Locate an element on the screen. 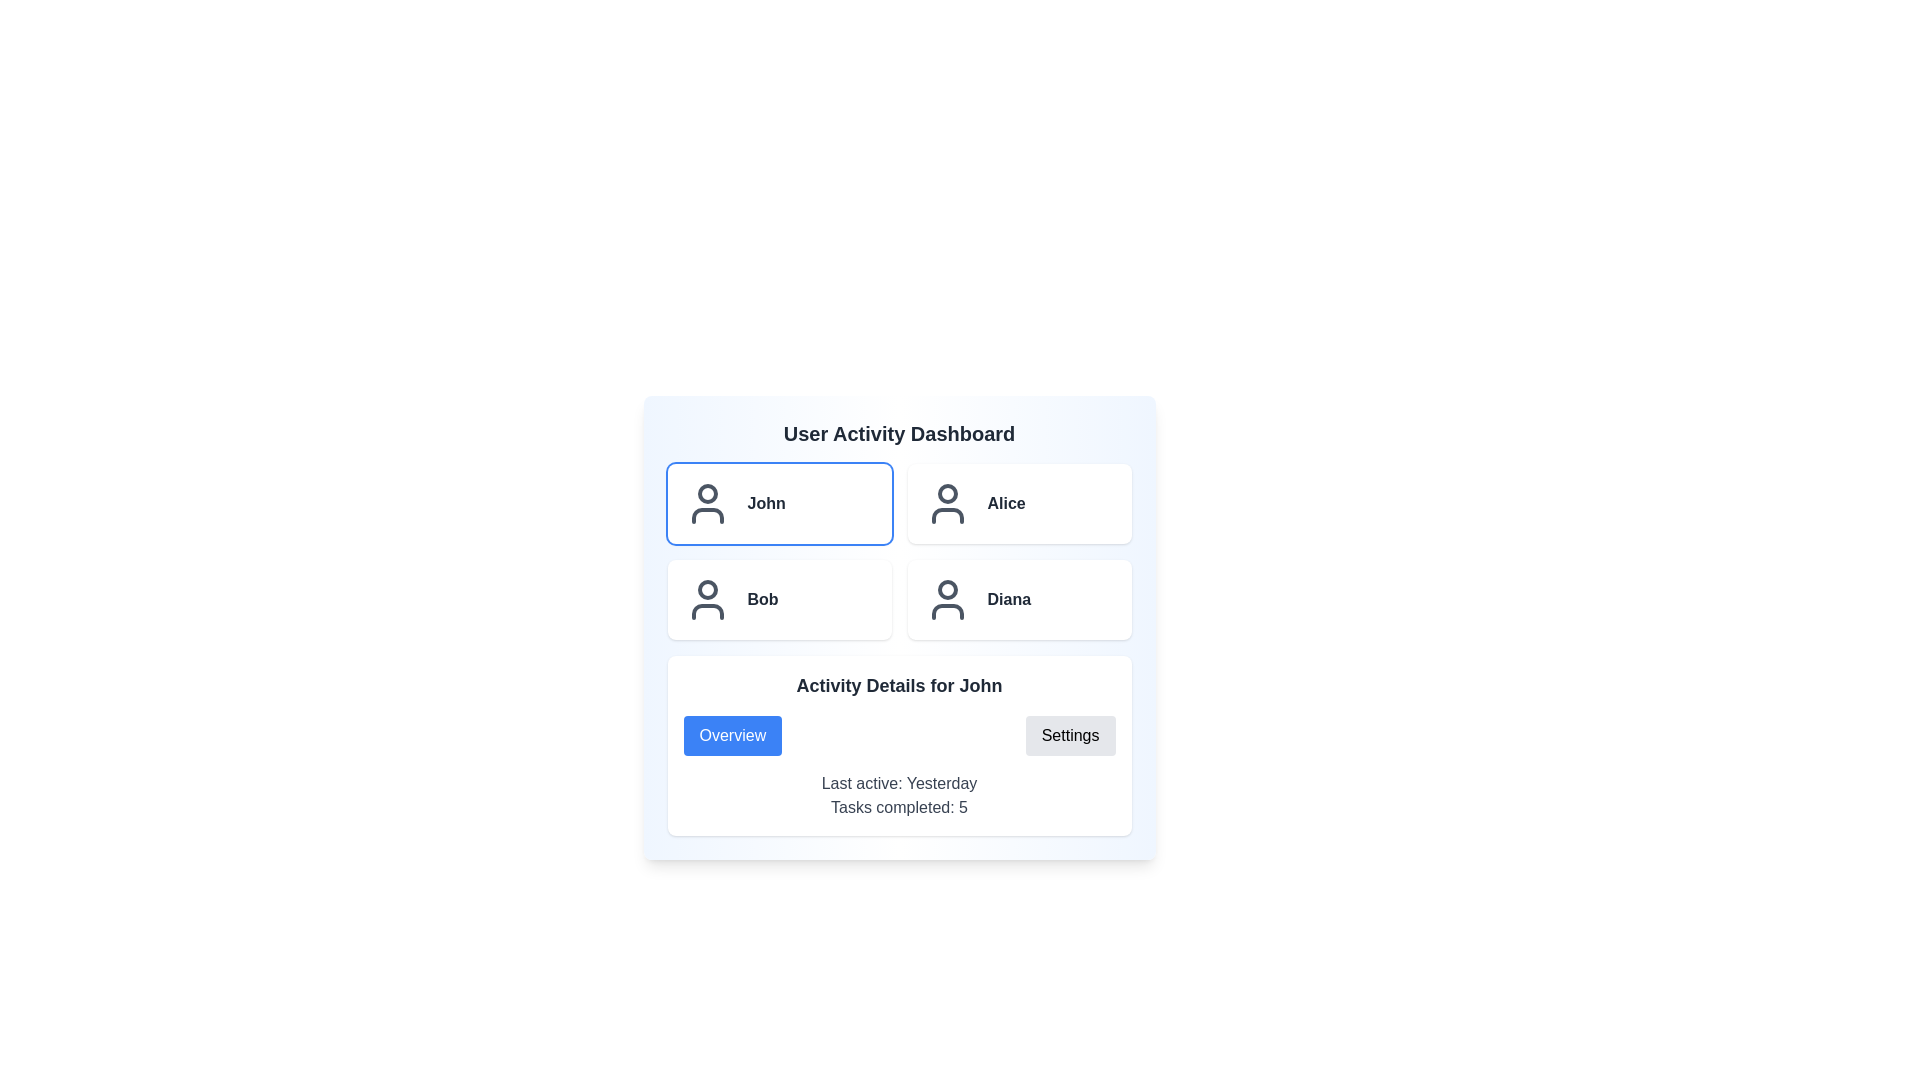 The image size is (1920, 1080). lower torso segment of the icon representing 'John' in the first row and first column of the user grid on the dashboard for graphical details is located at coordinates (707, 515).